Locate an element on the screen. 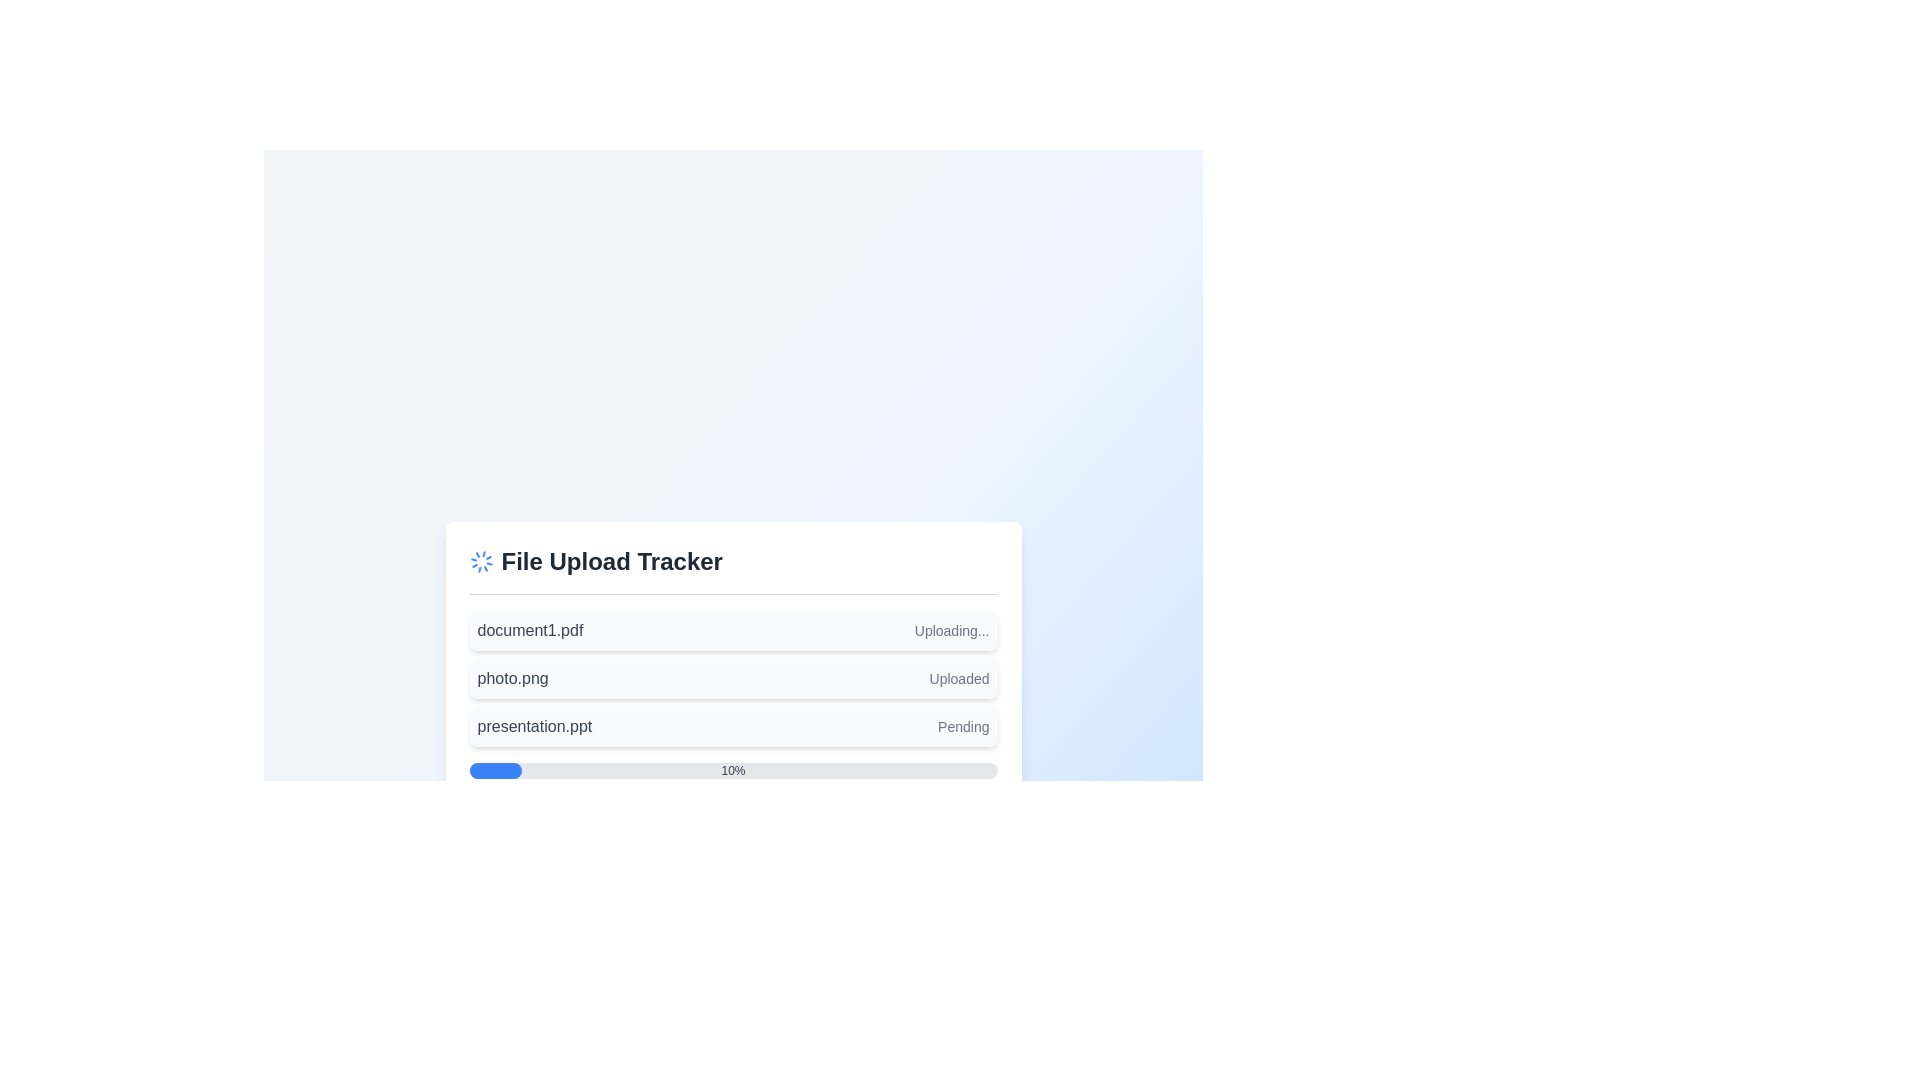 The image size is (1920, 1080). the progress bar indicating 10% completion in the 'File Upload Tracker' card is located at coordinates (732, 769).